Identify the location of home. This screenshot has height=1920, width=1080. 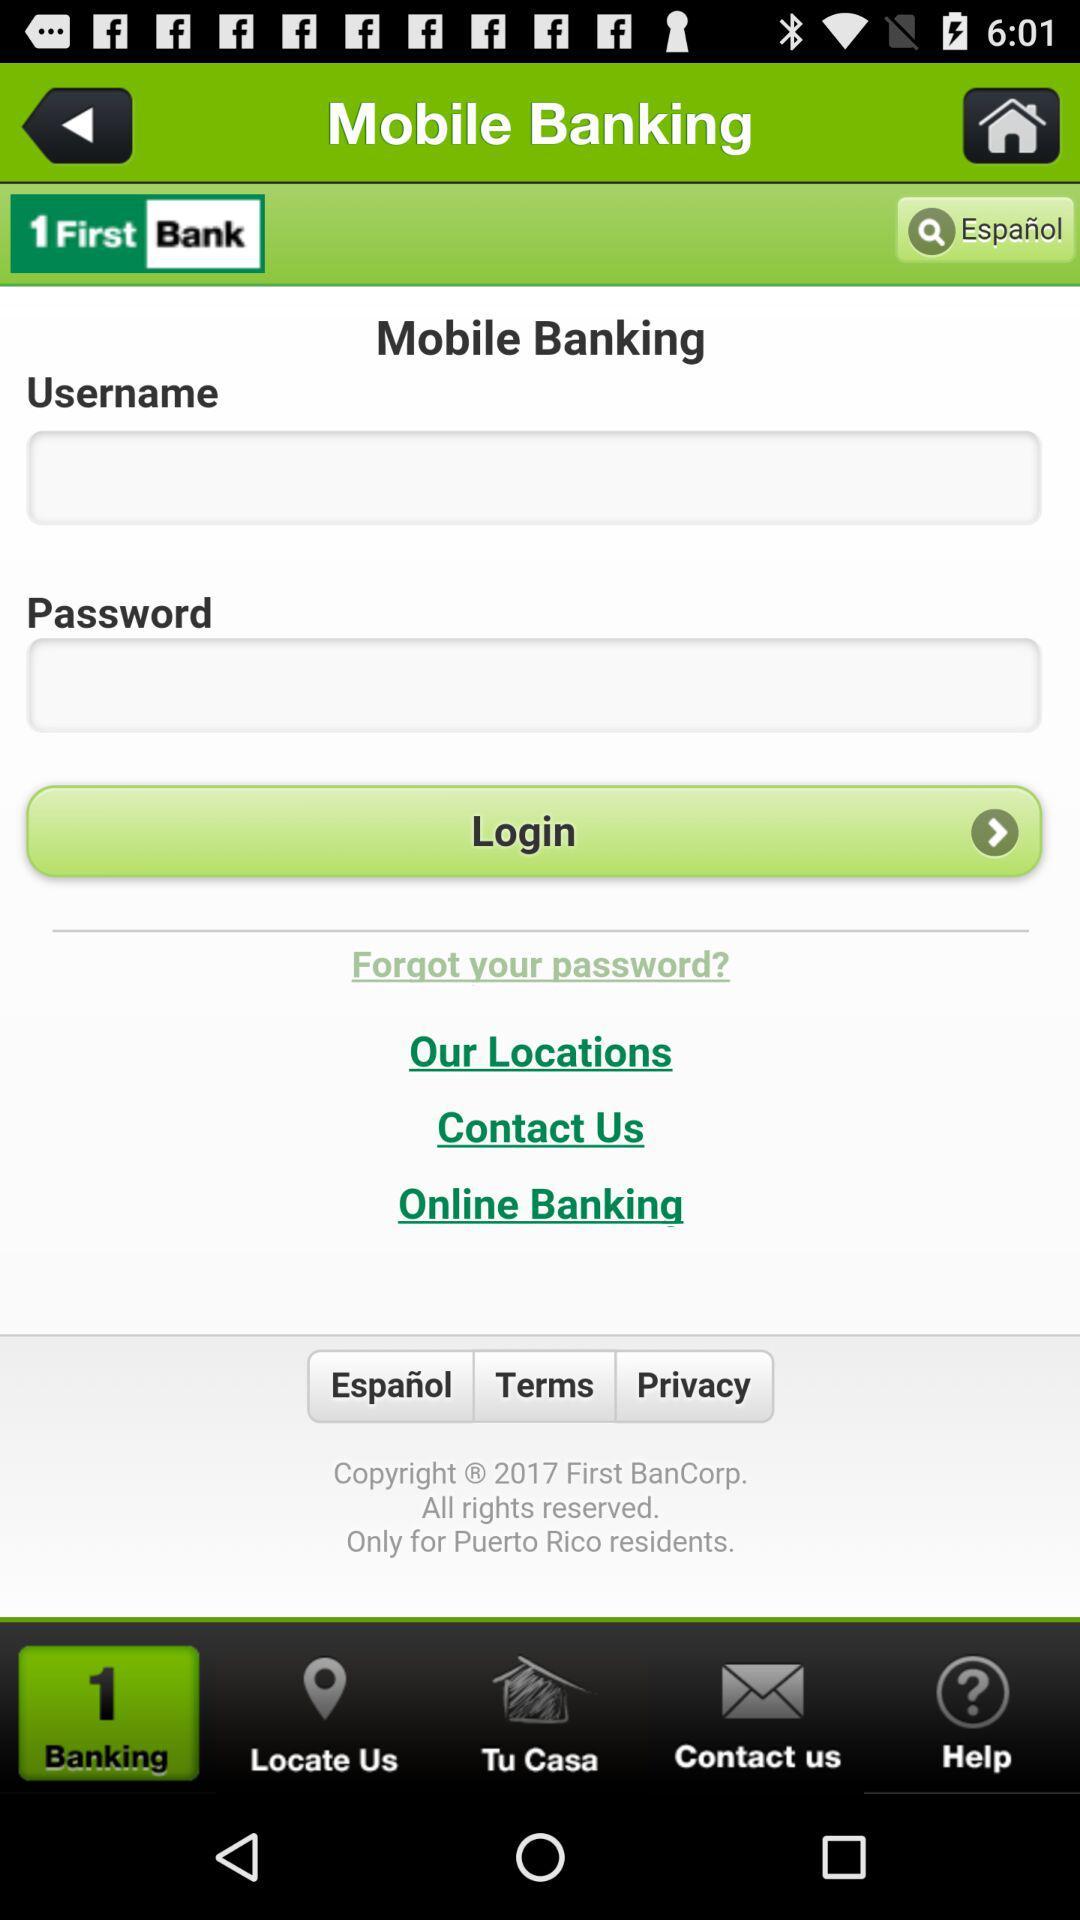
(540, 1707).